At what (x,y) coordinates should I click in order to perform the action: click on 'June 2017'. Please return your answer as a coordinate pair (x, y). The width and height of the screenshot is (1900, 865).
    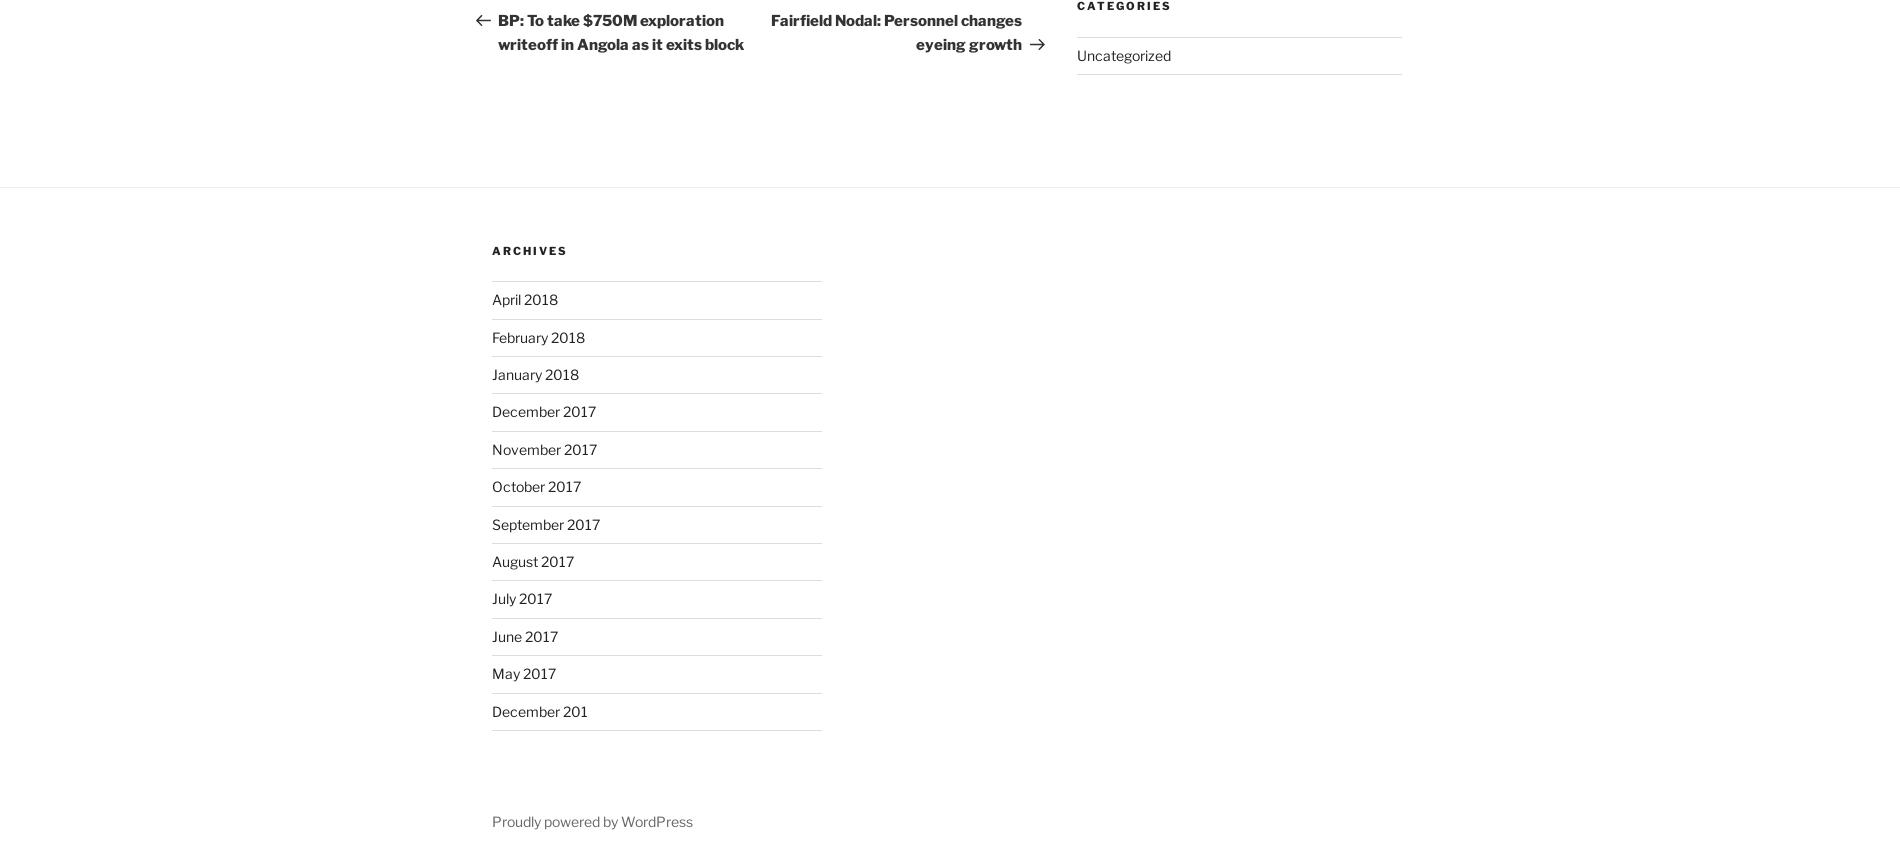
    Looking at the image, I should click on (524, 635).